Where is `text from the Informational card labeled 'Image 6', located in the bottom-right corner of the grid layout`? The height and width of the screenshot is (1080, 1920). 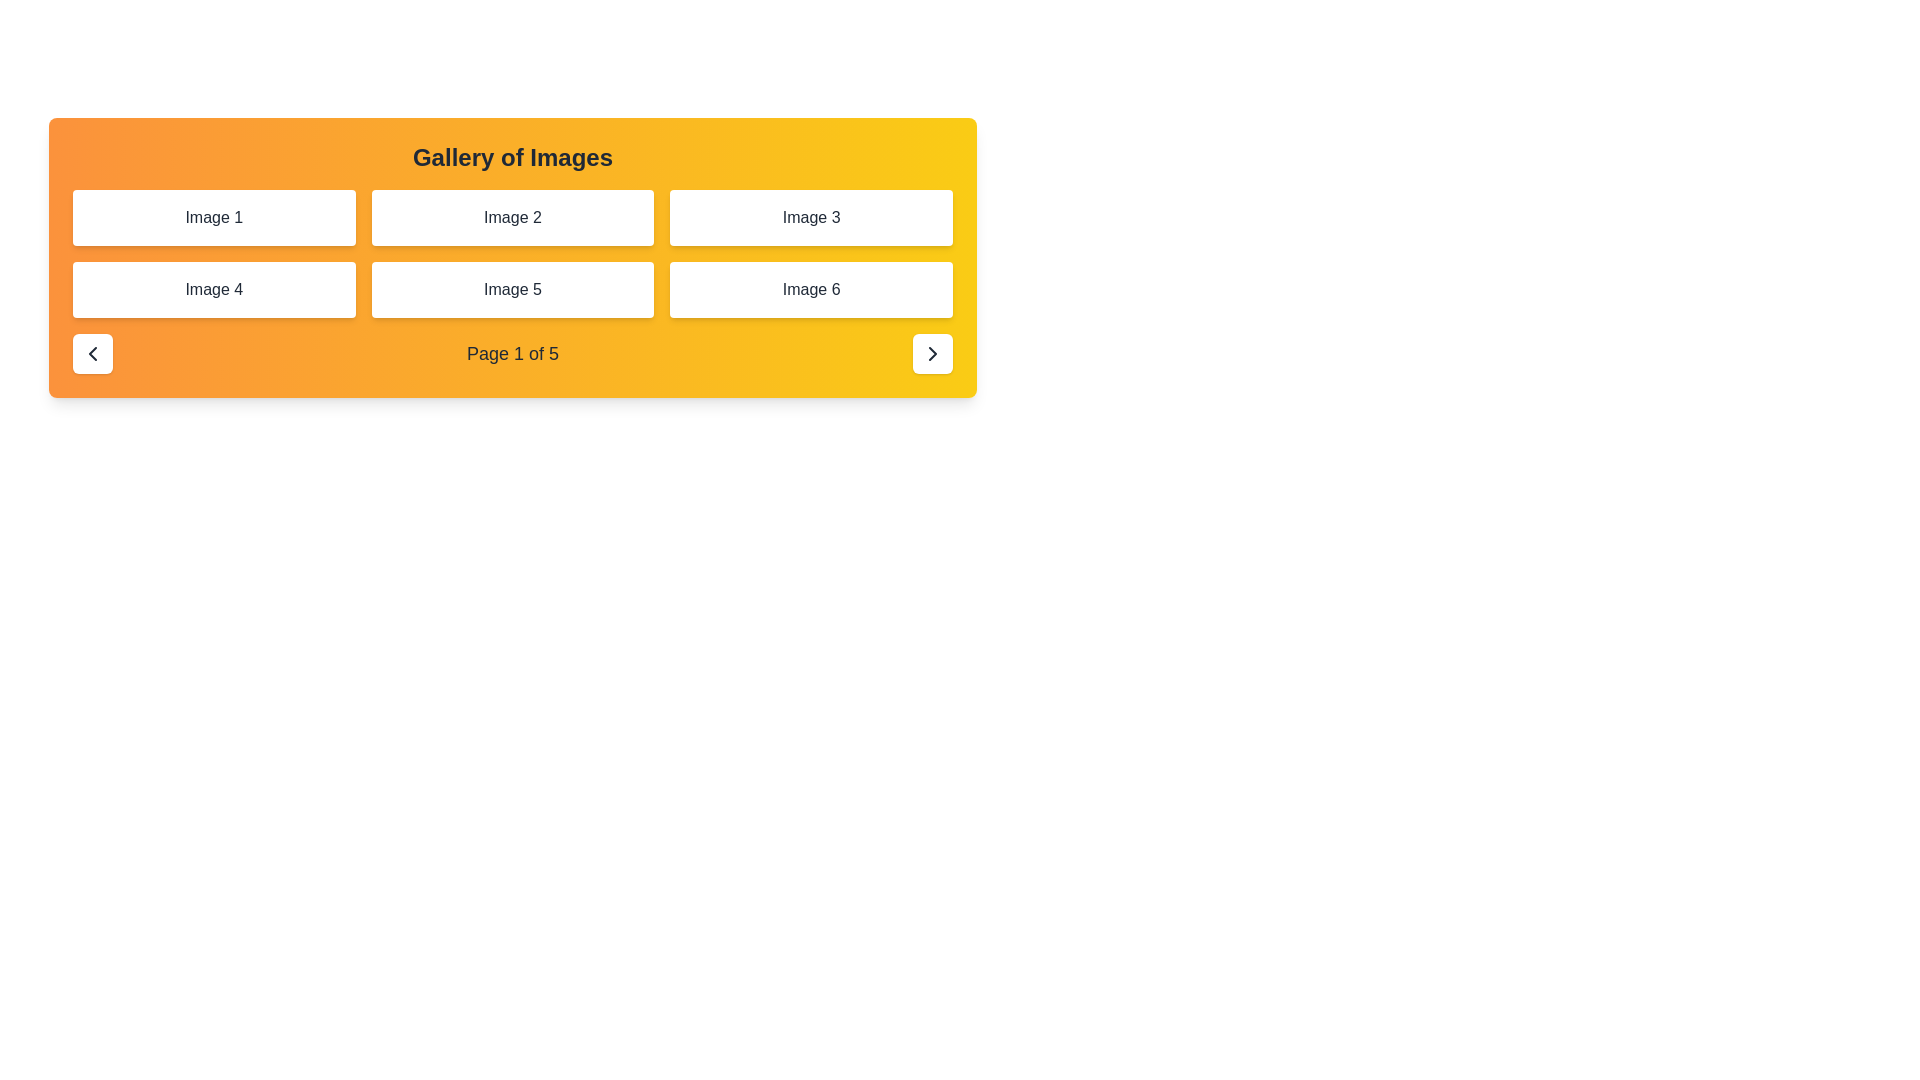
text from the Informational card labeled 'Image 6', located in the bottom-right corner of the grid layout is located at coordinates (811, 289).